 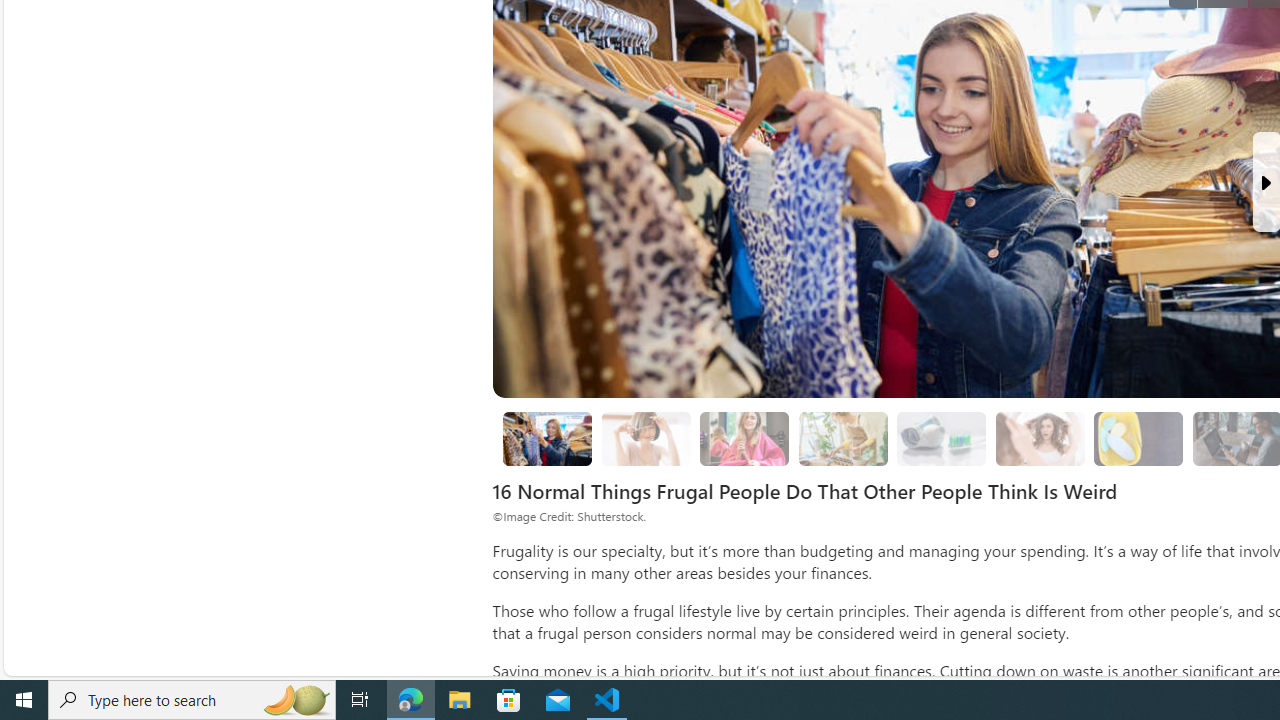 I want to click on '1. Cutting Hair', so click(x=646, y=438).